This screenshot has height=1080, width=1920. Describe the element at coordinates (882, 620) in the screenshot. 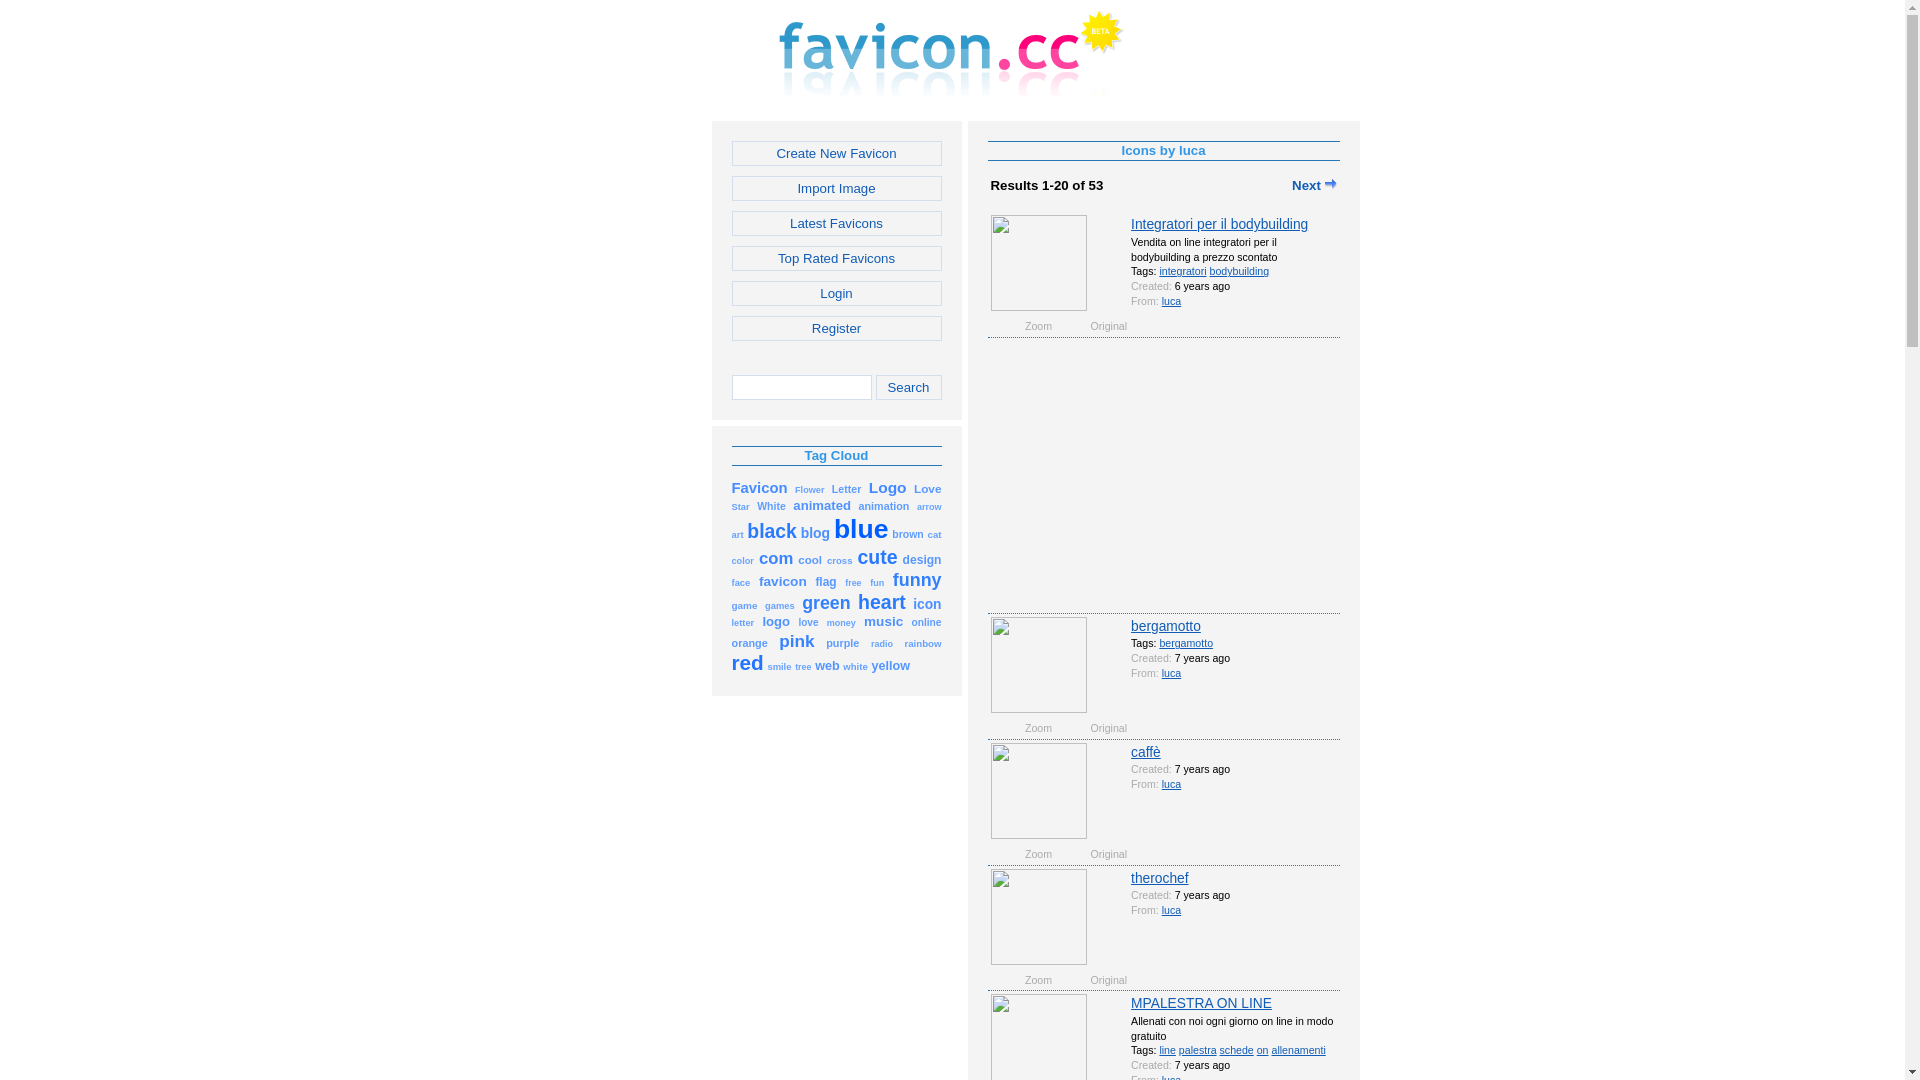

I see `'music'` at that location.